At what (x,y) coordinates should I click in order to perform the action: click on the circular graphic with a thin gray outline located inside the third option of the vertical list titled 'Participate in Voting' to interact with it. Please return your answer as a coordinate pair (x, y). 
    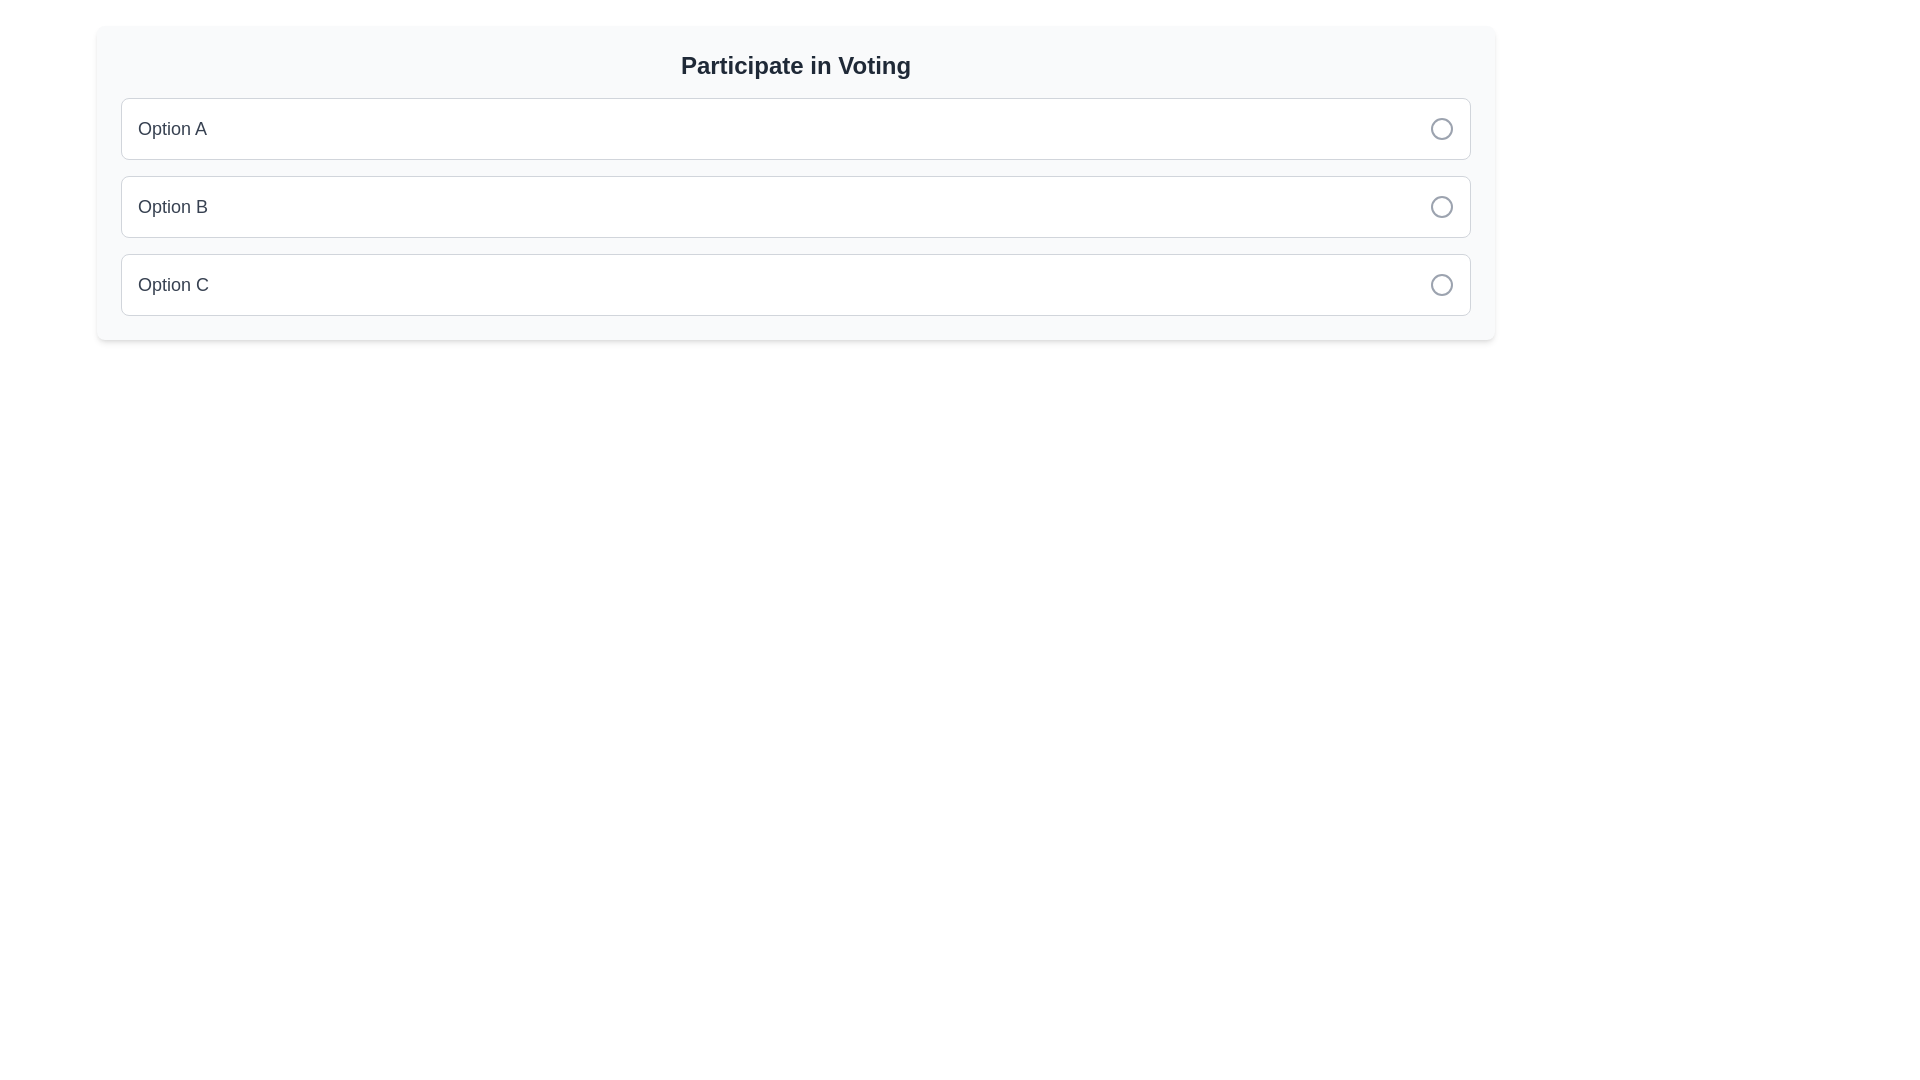
    Looking at the image, I should click on (1441, 285).